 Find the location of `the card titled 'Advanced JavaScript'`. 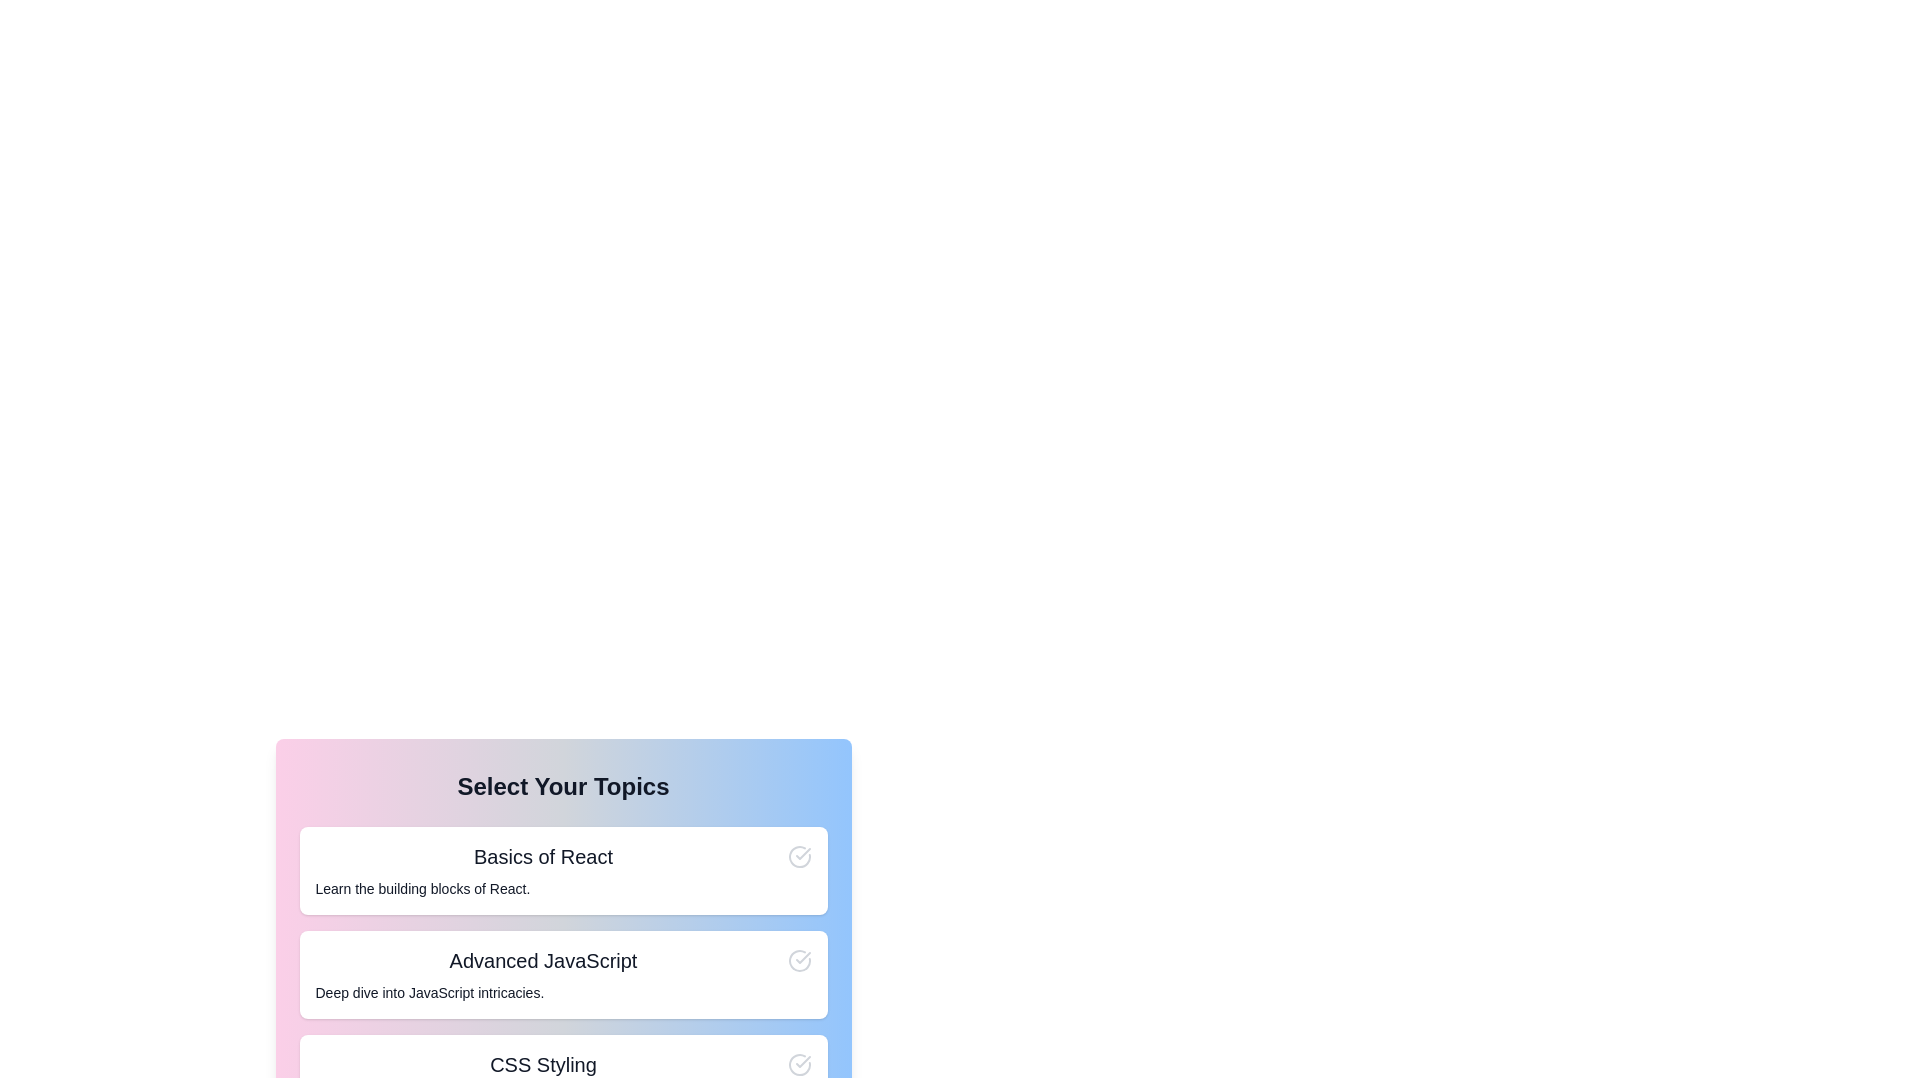

the card titled 'Advanced JavaScript' is located at coordinates (562, 974).